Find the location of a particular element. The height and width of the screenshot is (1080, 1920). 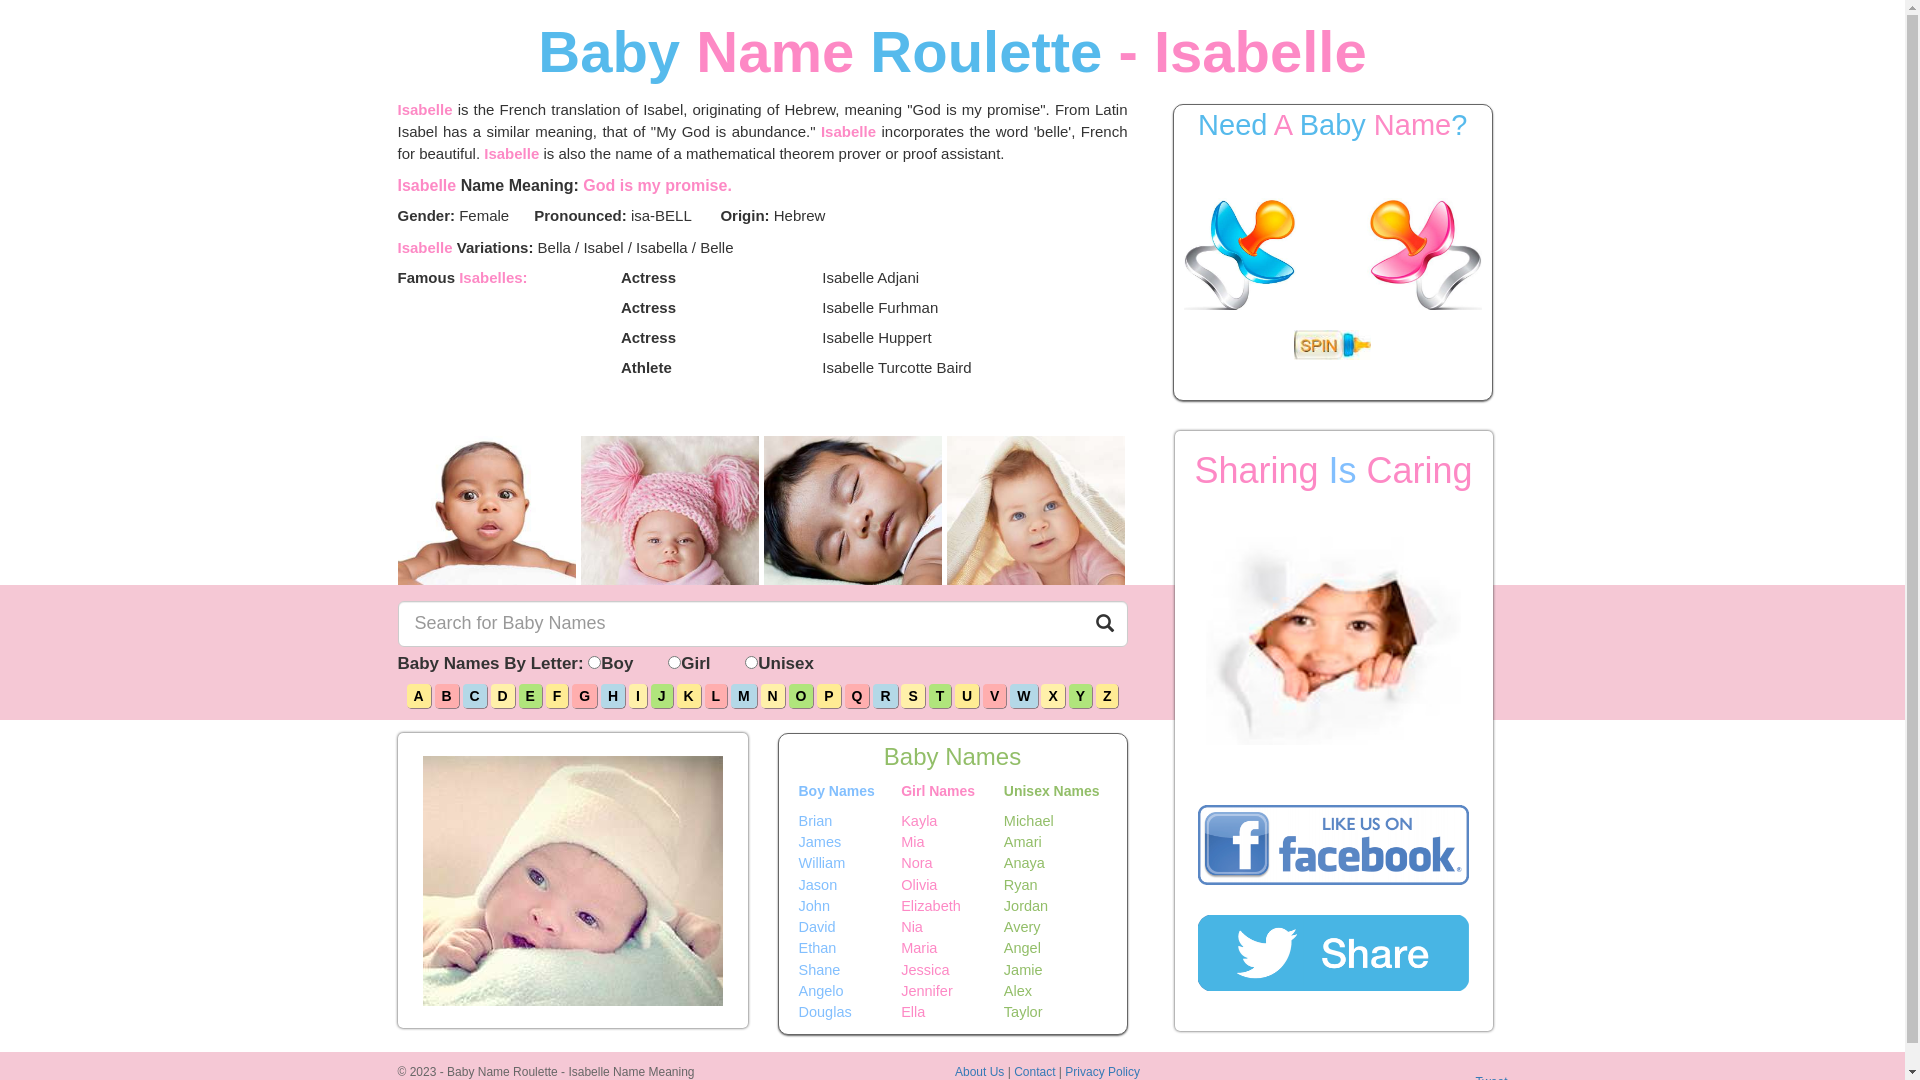

'V' is located at coordinates (994, 694).